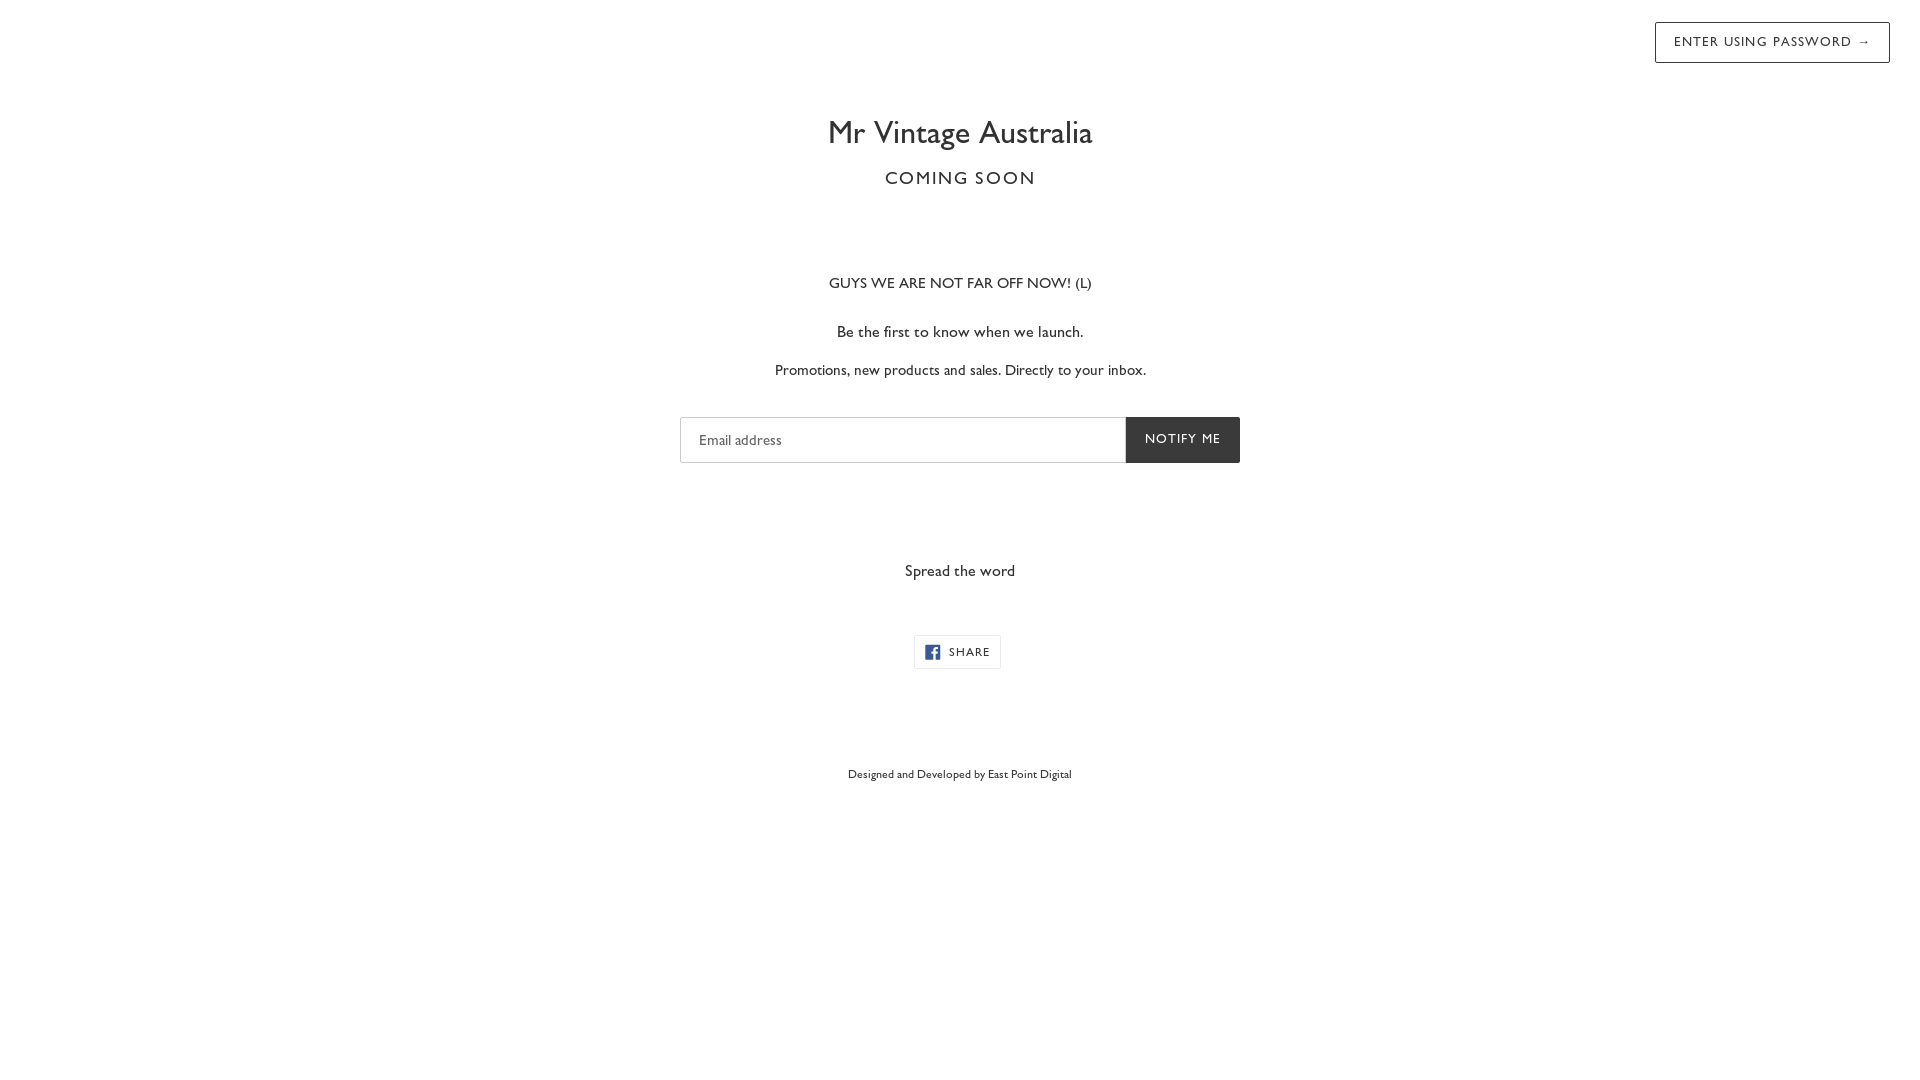  Describe the element at coordinates (956, 651) in the screenshot. I see `'SHARE` at that location.